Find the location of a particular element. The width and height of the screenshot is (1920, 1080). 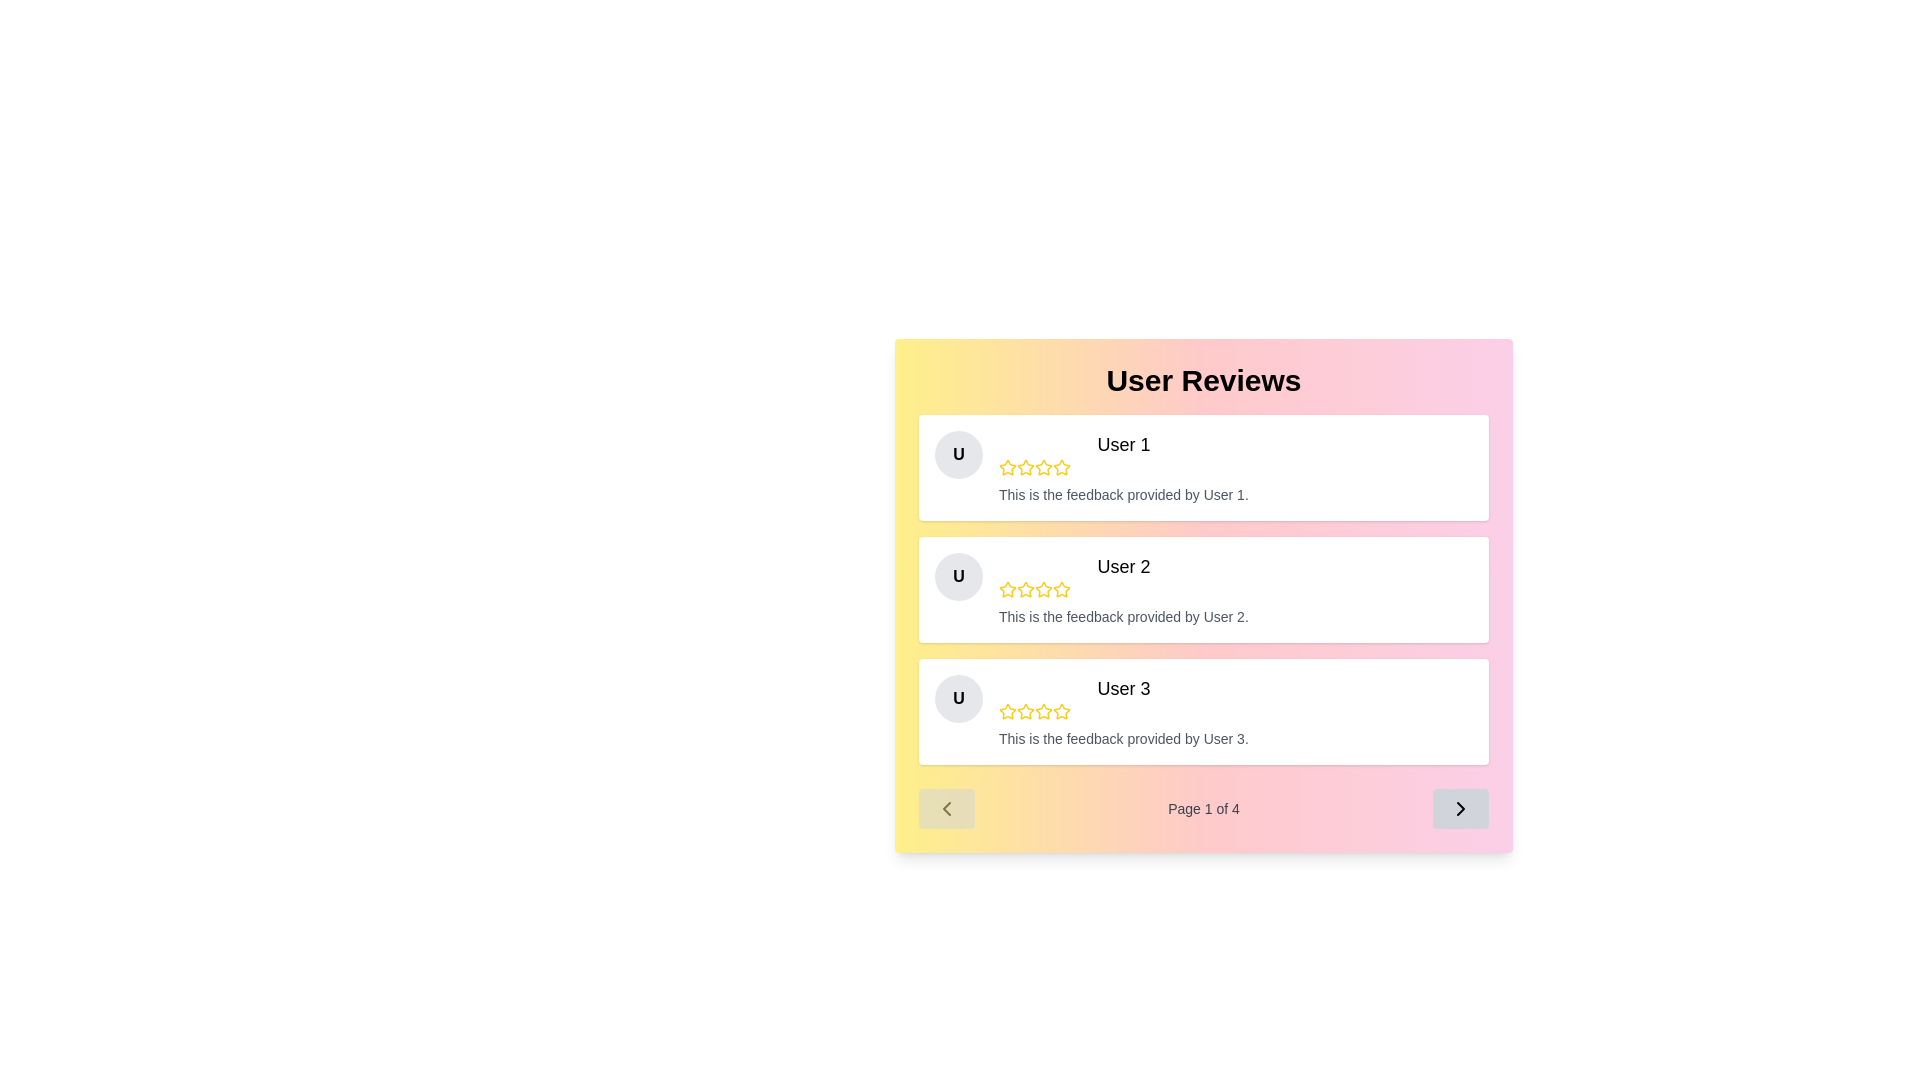

the information displayed in the text label that shows the current page number and total number of pages in the pagination system, located between two arrow icons beneath the user reviews section is located at coordinates (1203, 808).